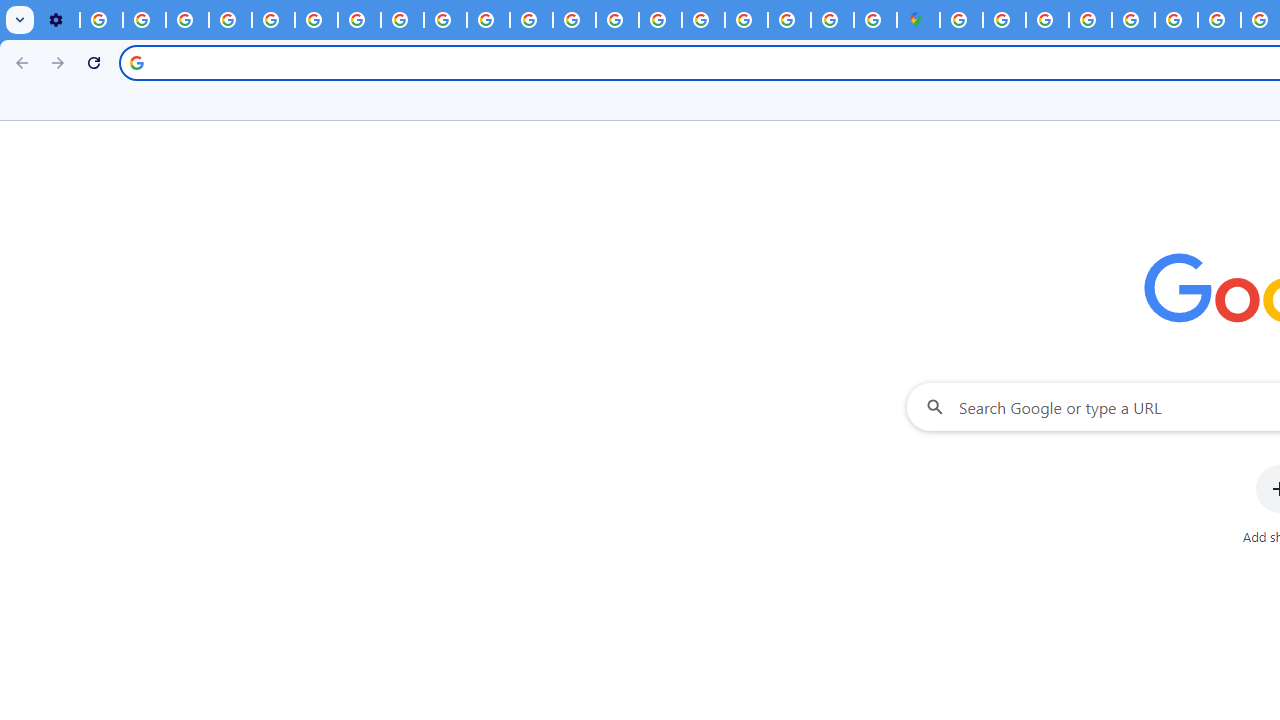 This screenshot has height=720, width=1280. Describe the element at coordinates (961, 20) in the screenshot. I see `'Sign in - Google Accounts'` at that location.